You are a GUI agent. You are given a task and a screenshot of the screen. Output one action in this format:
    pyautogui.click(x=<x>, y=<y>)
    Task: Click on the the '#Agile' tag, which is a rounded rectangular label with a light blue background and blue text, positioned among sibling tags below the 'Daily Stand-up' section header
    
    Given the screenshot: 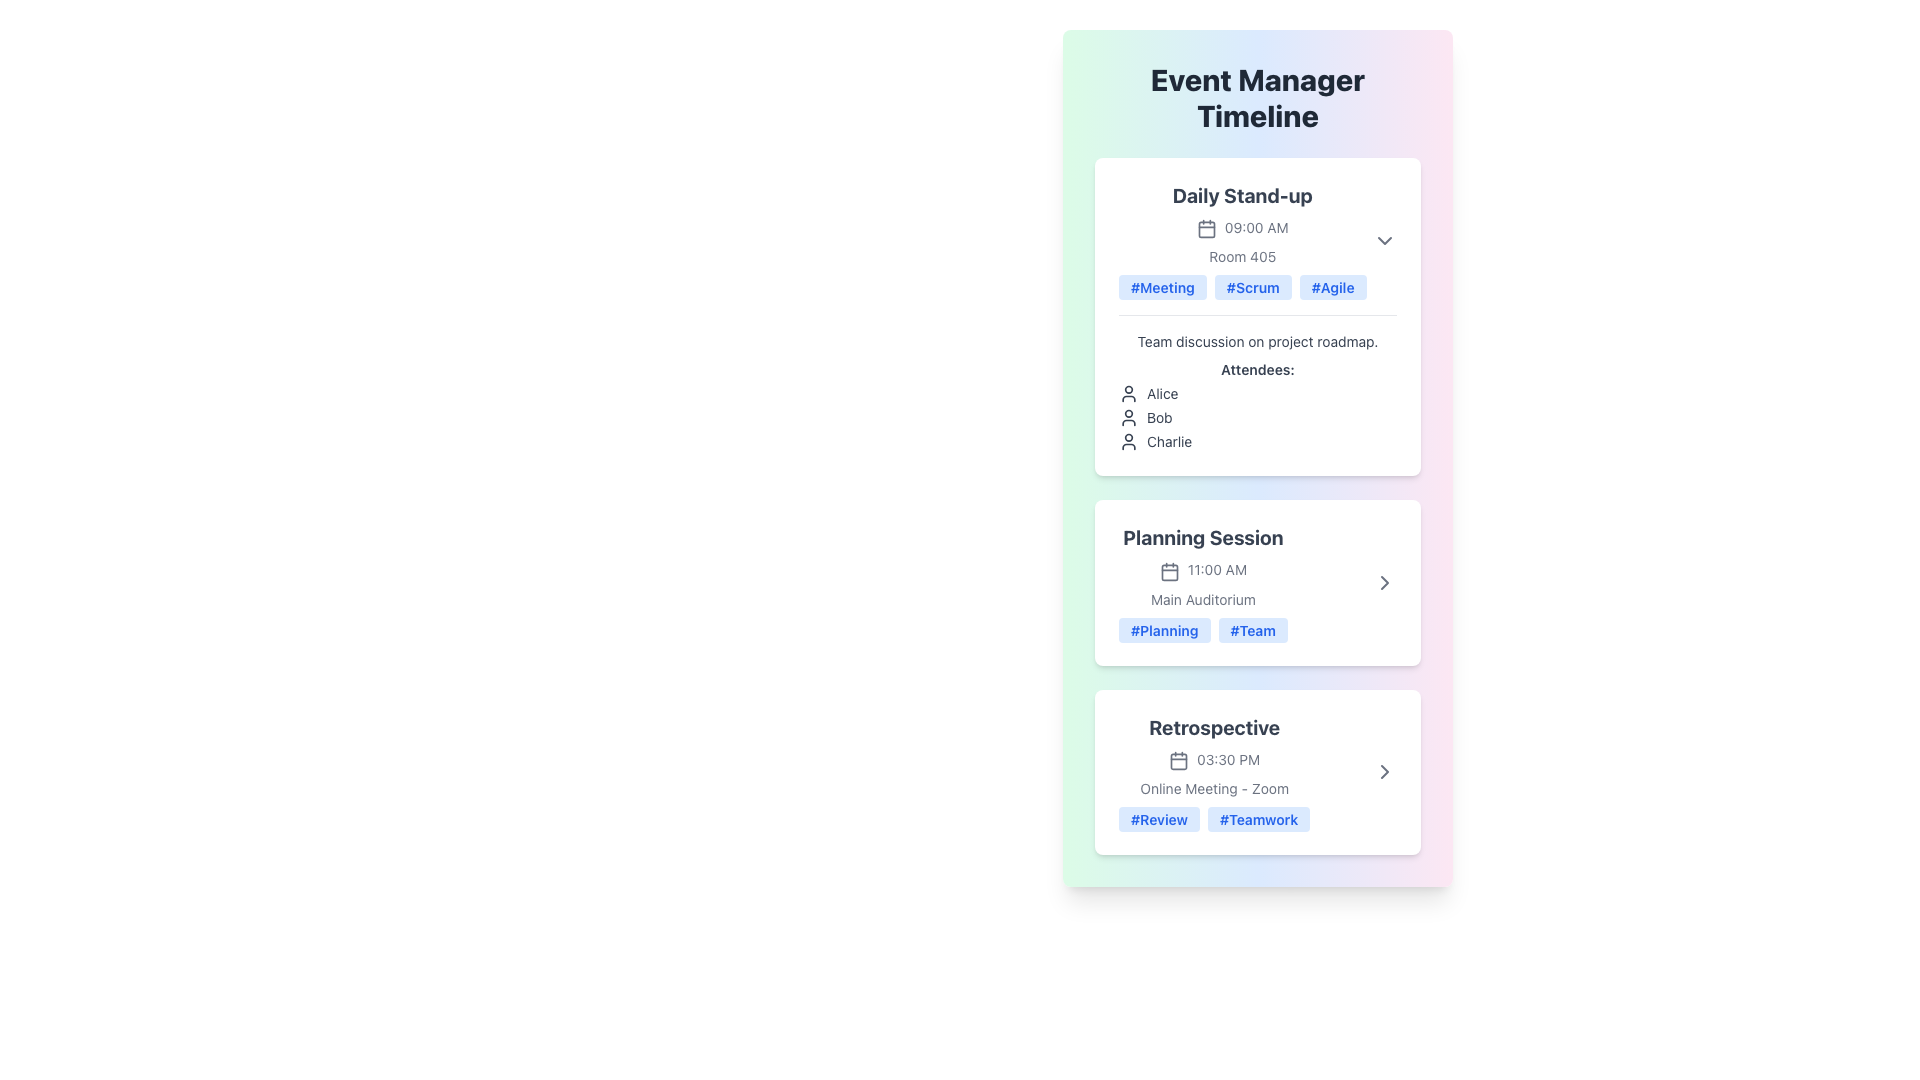 What is the action you would take?
    pyautogui.click(x=1333, y=287)
    